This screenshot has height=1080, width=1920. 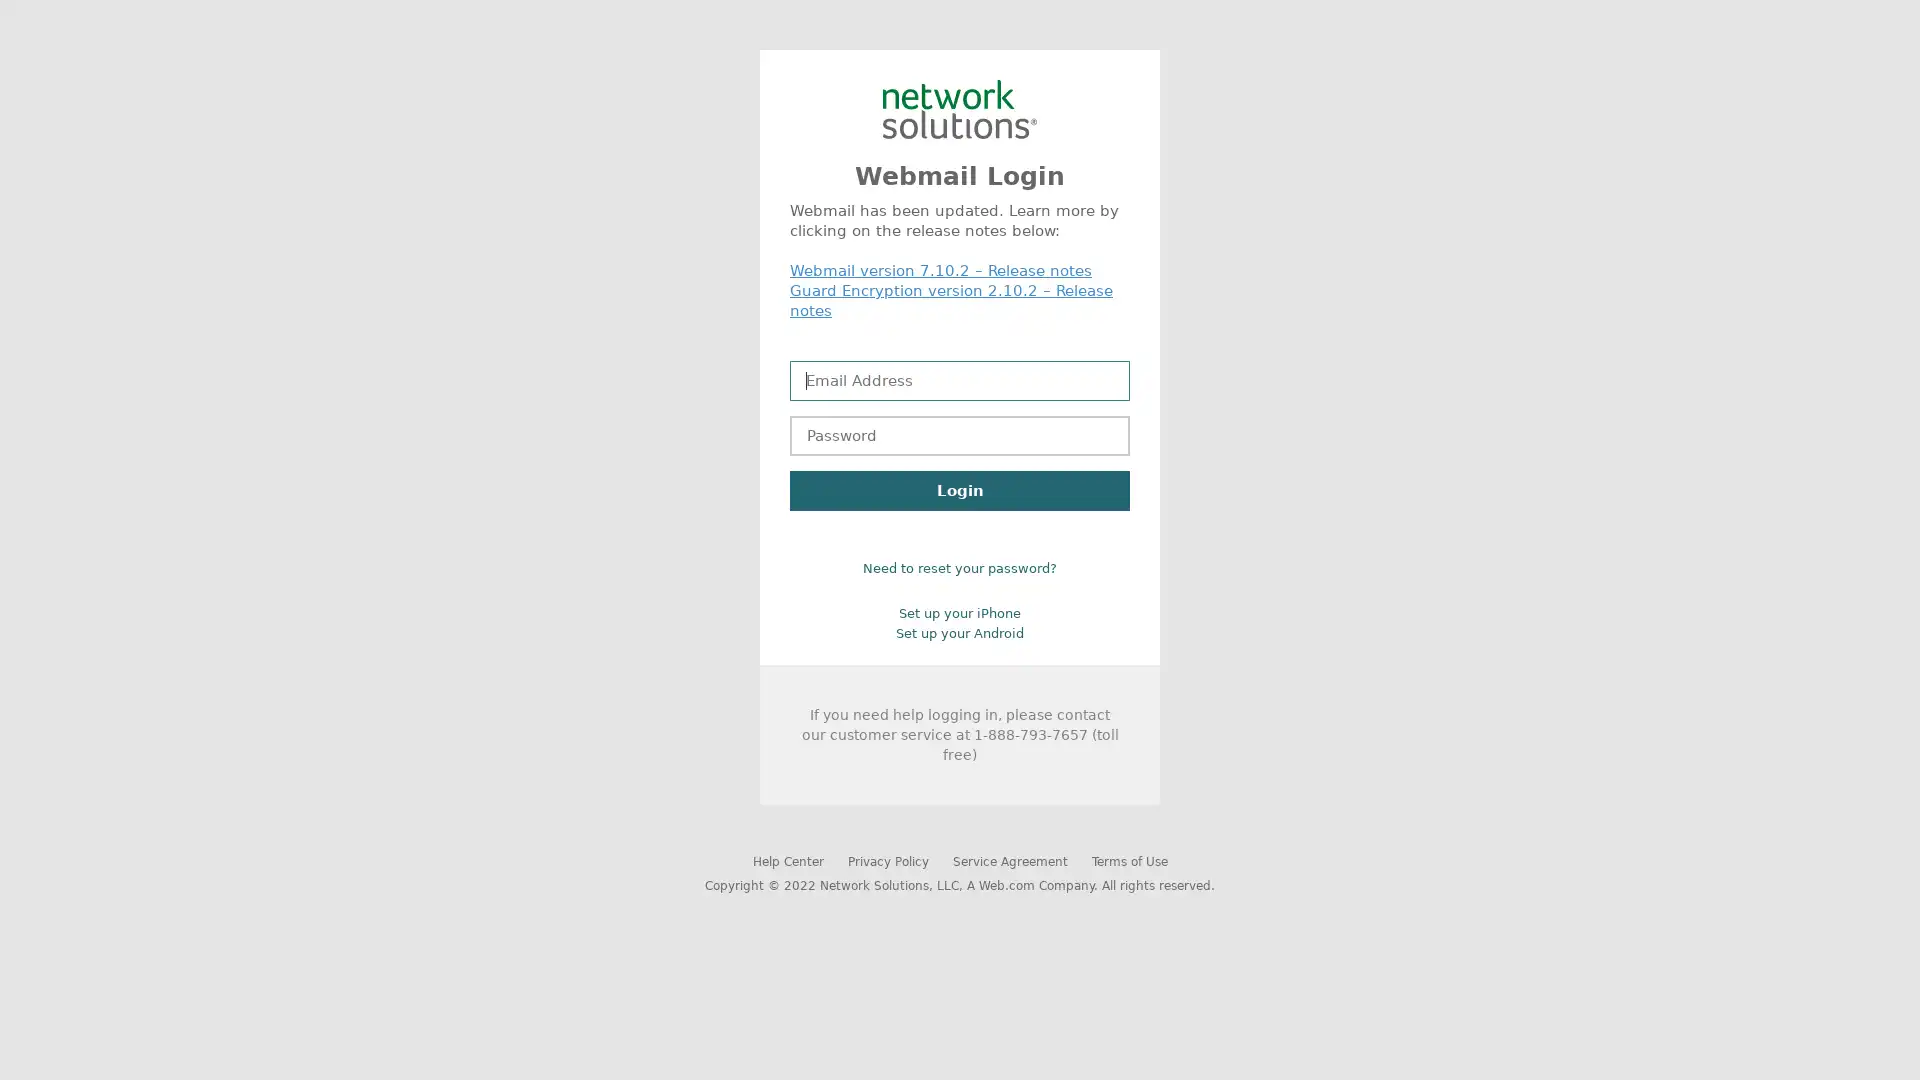 What do you see at coordinates (960, 490) in the screenshot?
I see `Login` at bounding box center [960, 490].